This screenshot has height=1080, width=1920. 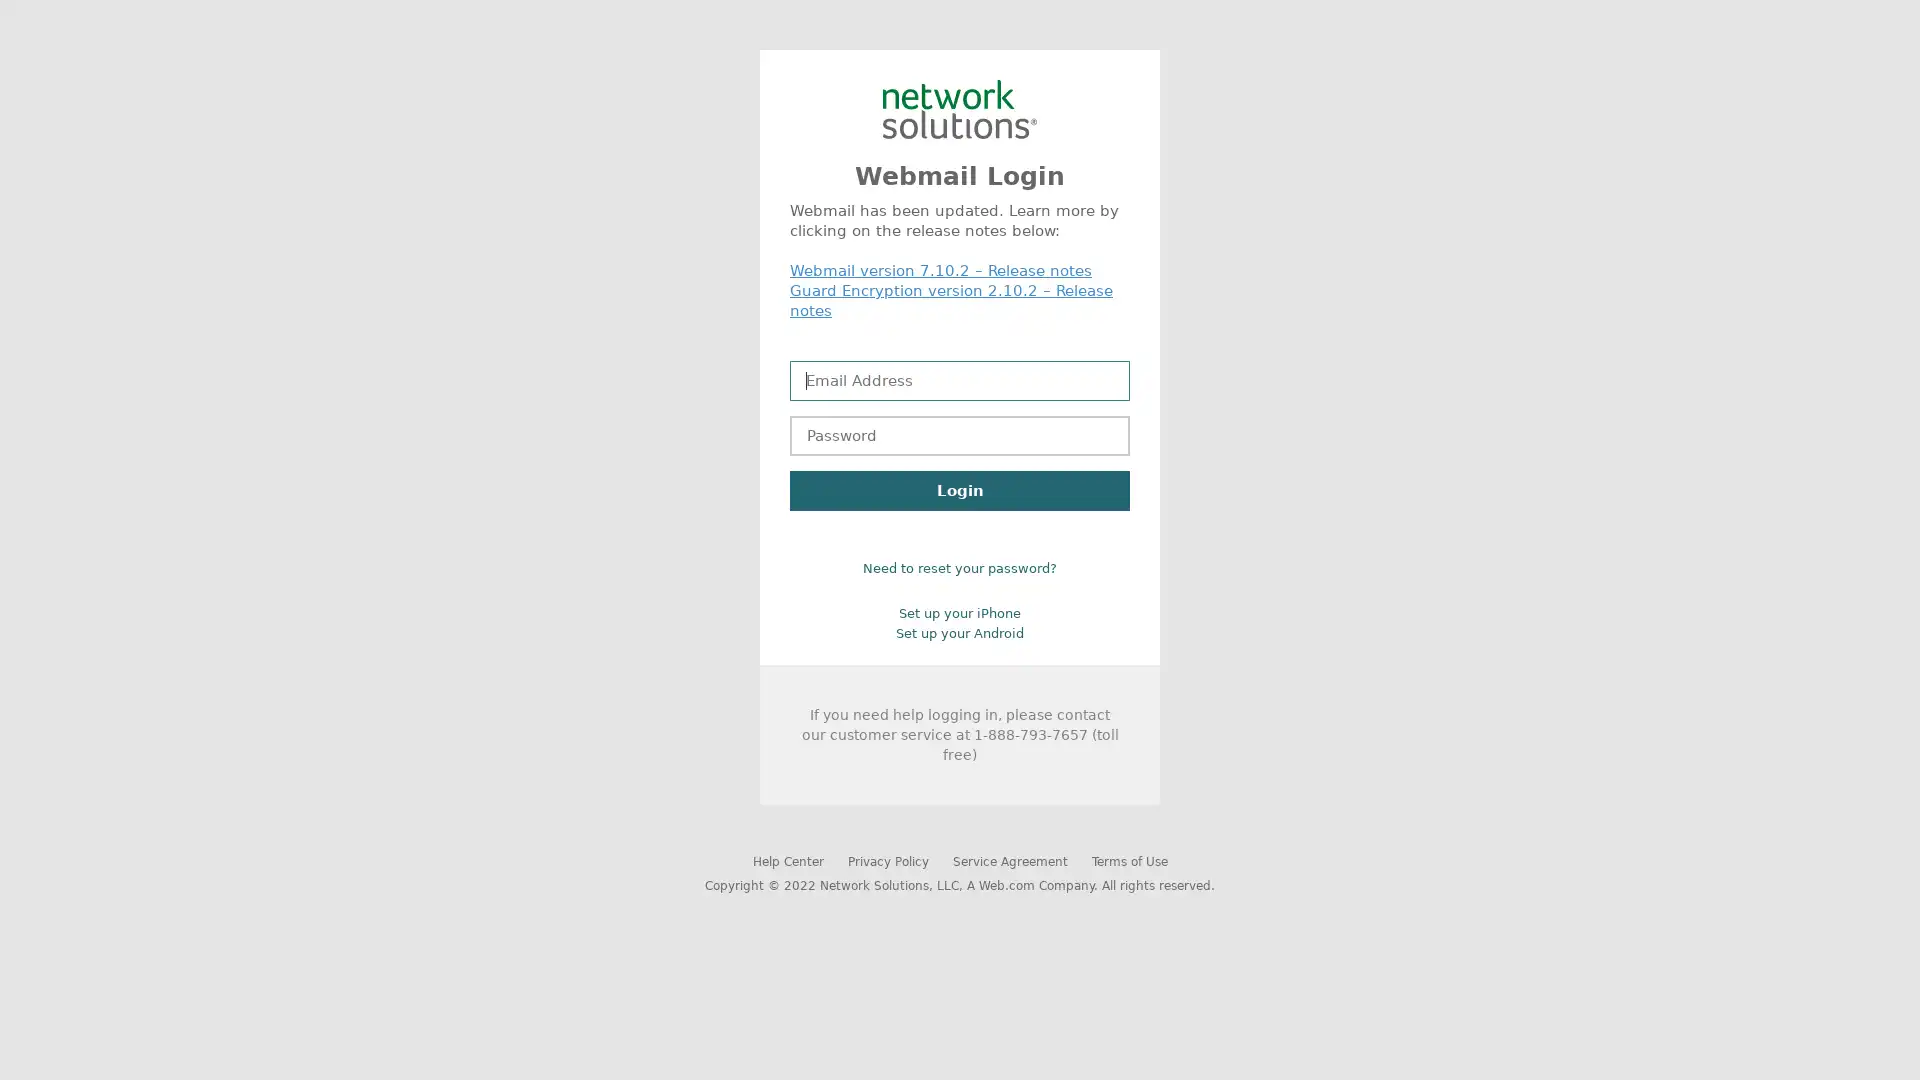 What do you see at coordinates (960, 490) in the screenshot?
I see `Login` at bounding box center [960, 490].